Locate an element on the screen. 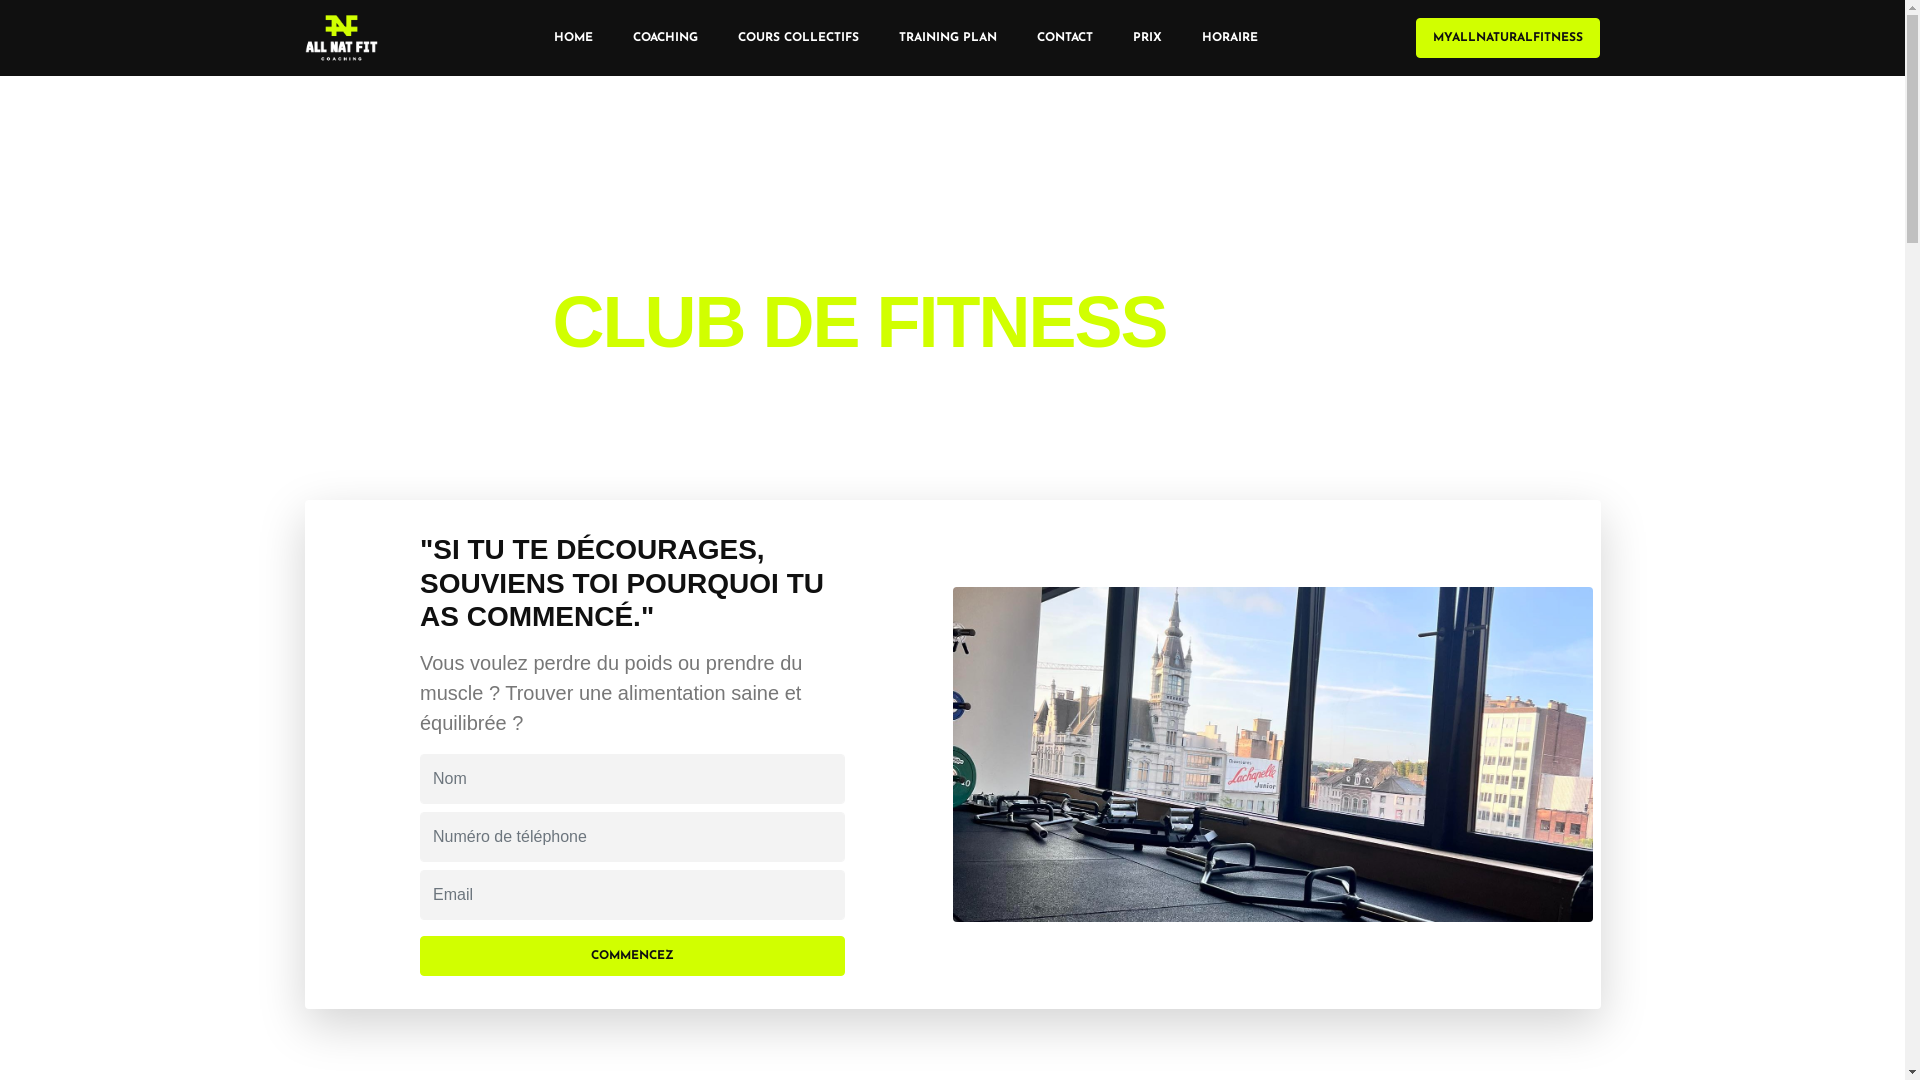  'COURS COLLECTIFS' is located at coordinates (718, 38).